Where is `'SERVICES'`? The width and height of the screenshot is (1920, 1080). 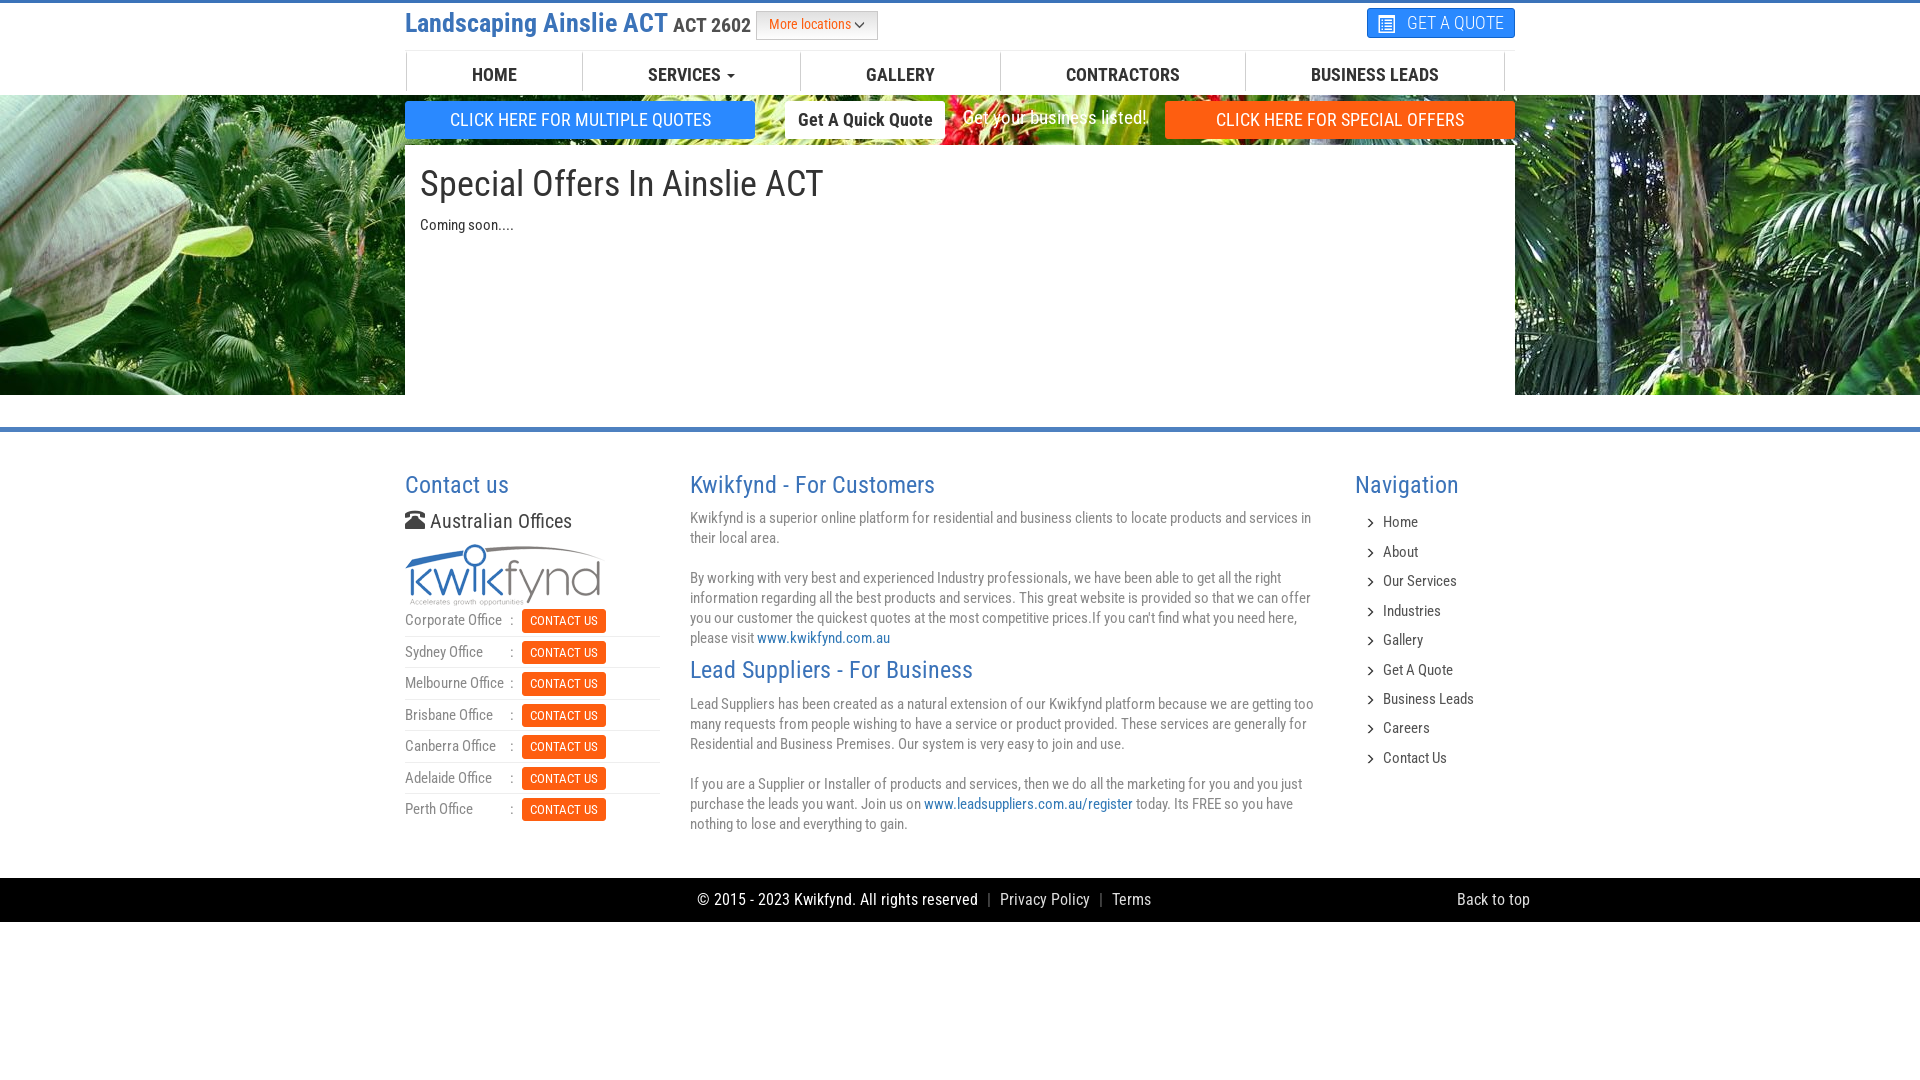
'SERVICES' is located at coordinates (632, 73).